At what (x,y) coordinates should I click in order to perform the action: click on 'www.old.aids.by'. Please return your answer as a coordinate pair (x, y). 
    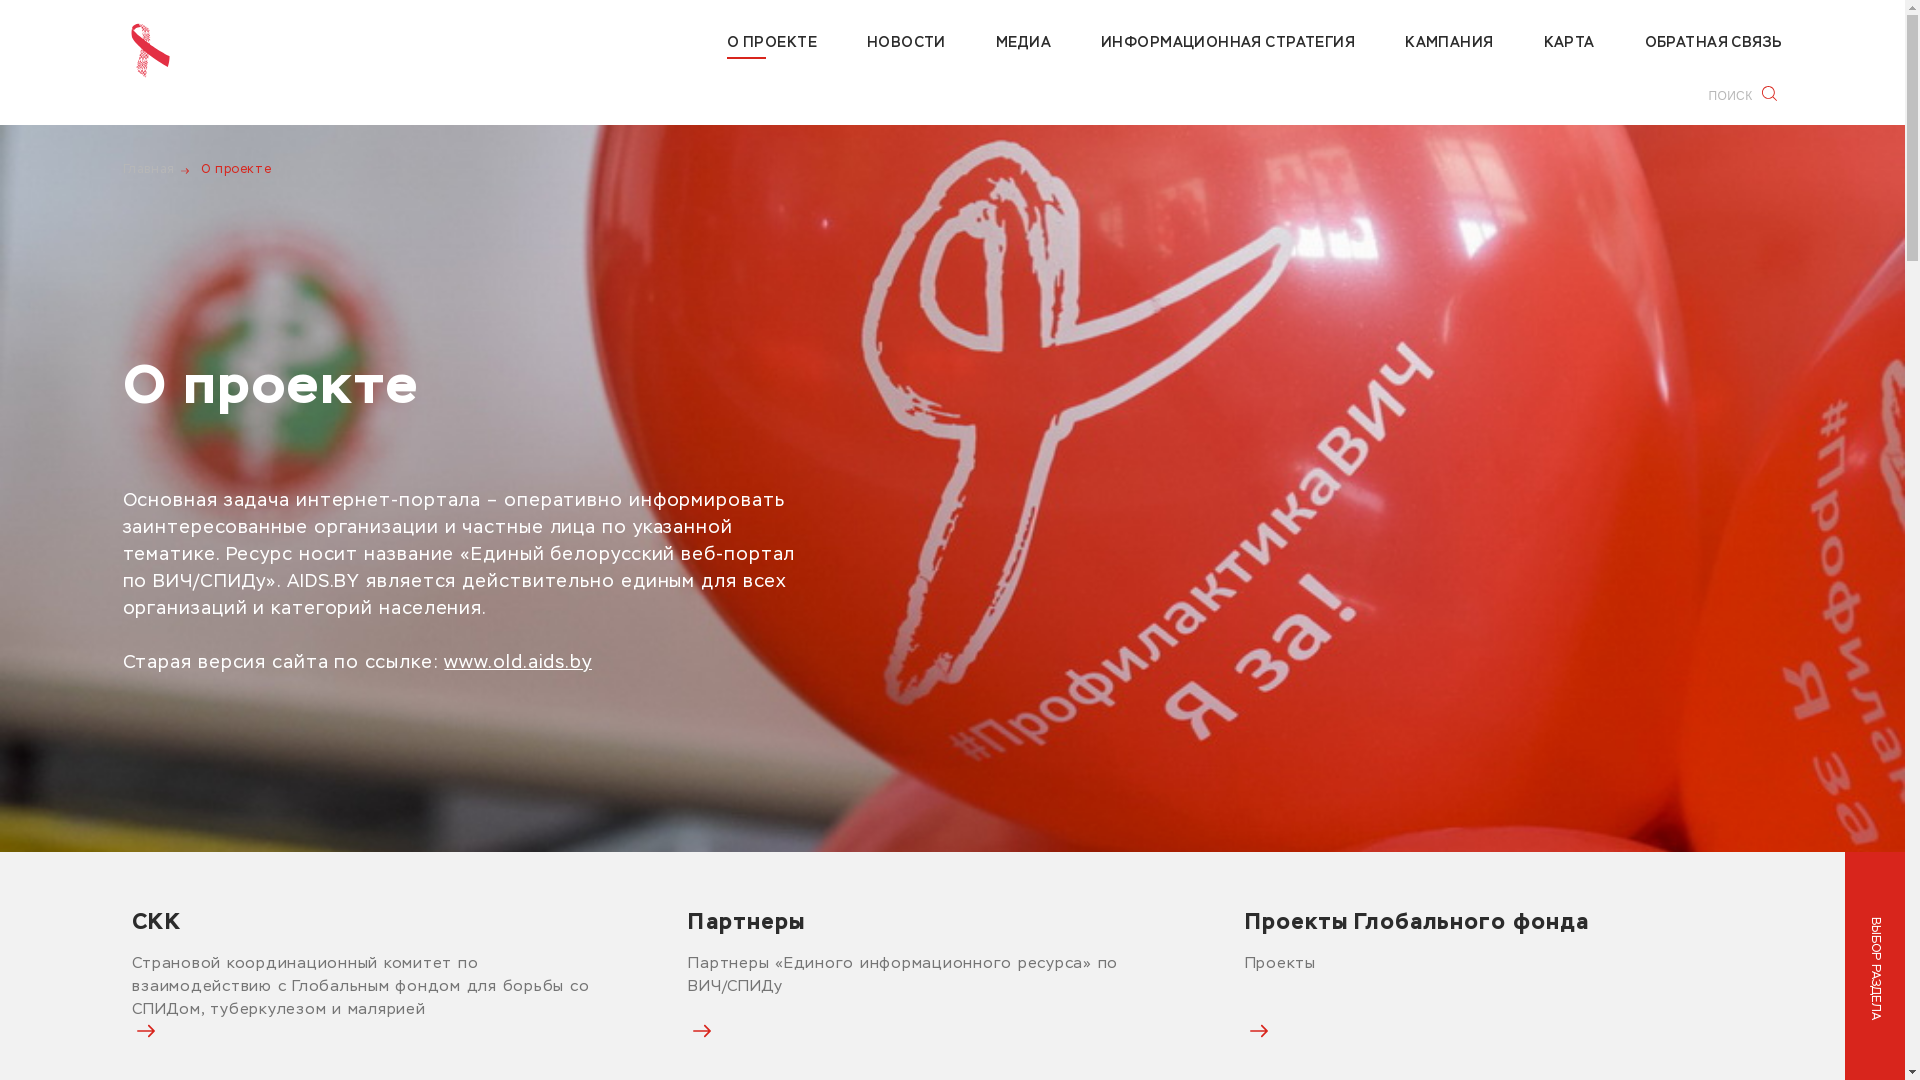
    Looking at the image, I should click on (518, 663).